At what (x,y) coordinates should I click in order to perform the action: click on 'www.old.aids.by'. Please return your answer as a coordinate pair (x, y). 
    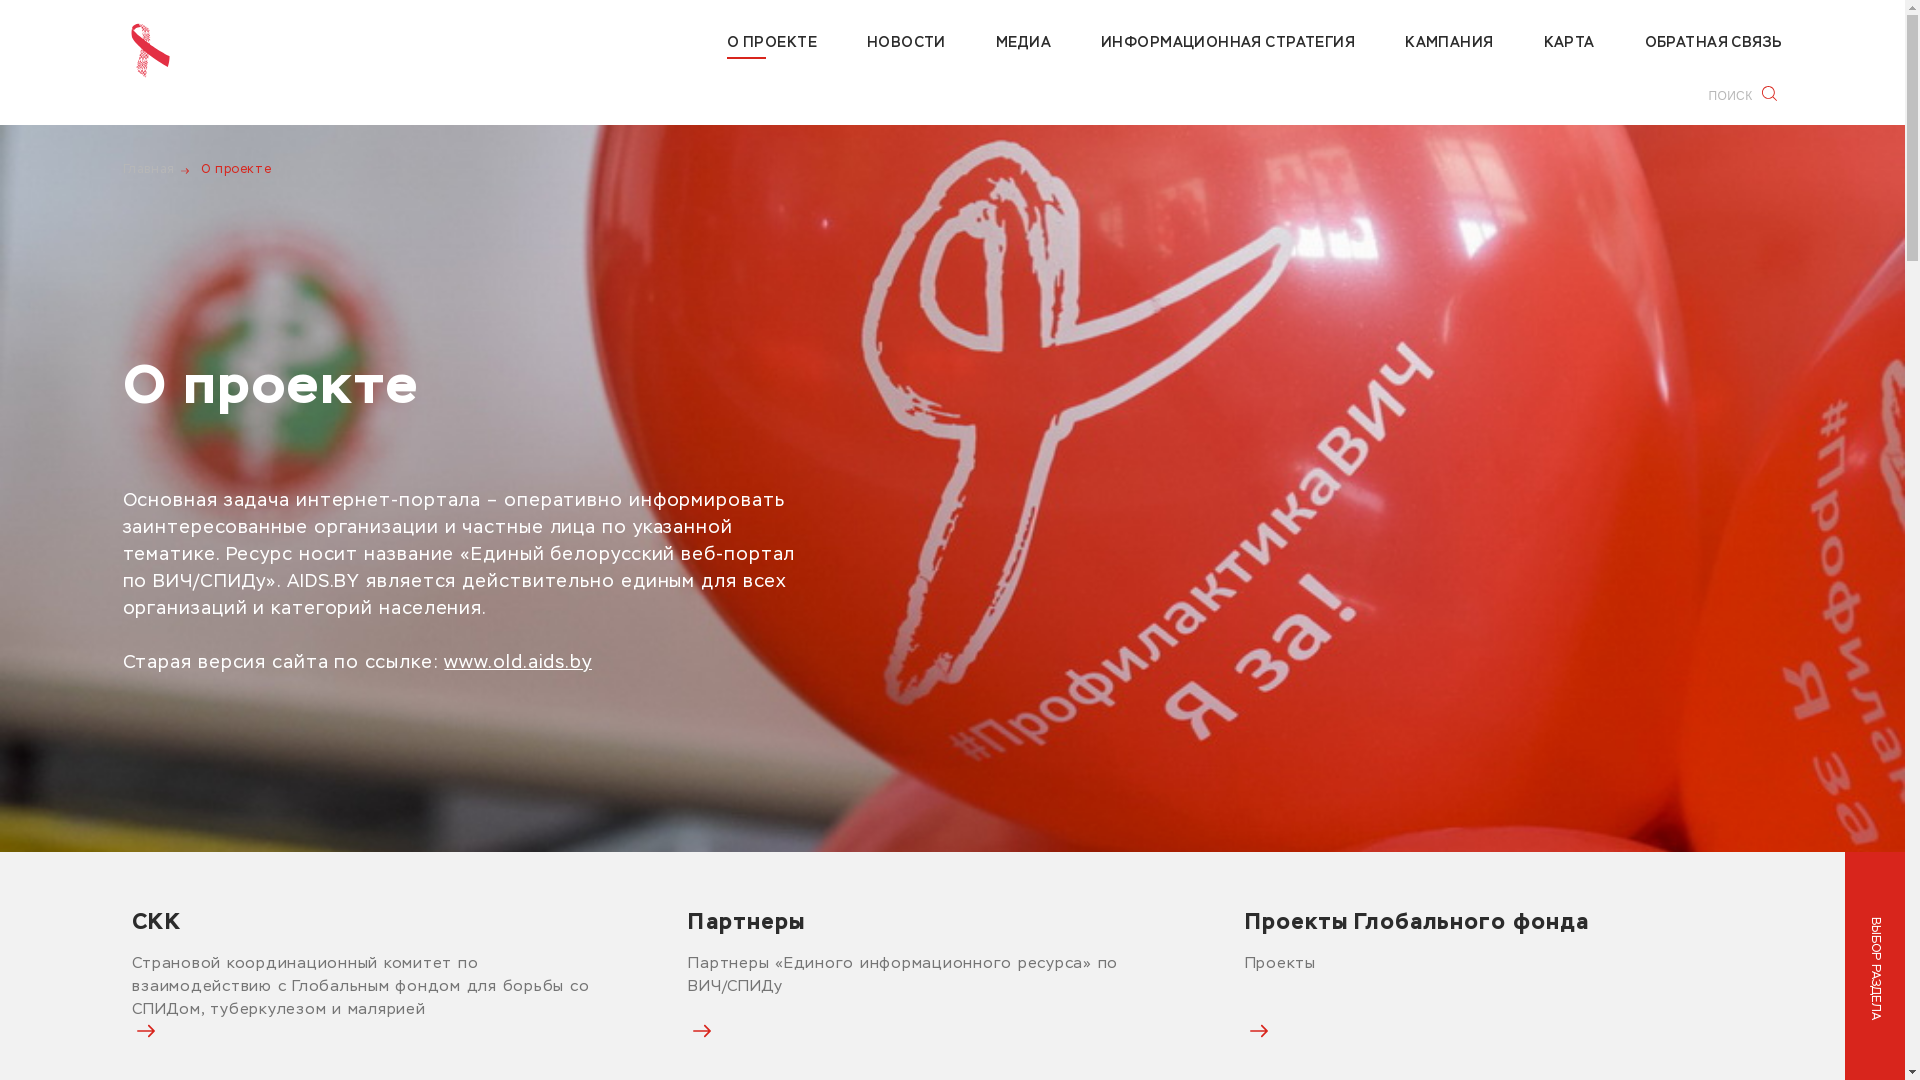
    Looking at the image, I should click on (518, 663).